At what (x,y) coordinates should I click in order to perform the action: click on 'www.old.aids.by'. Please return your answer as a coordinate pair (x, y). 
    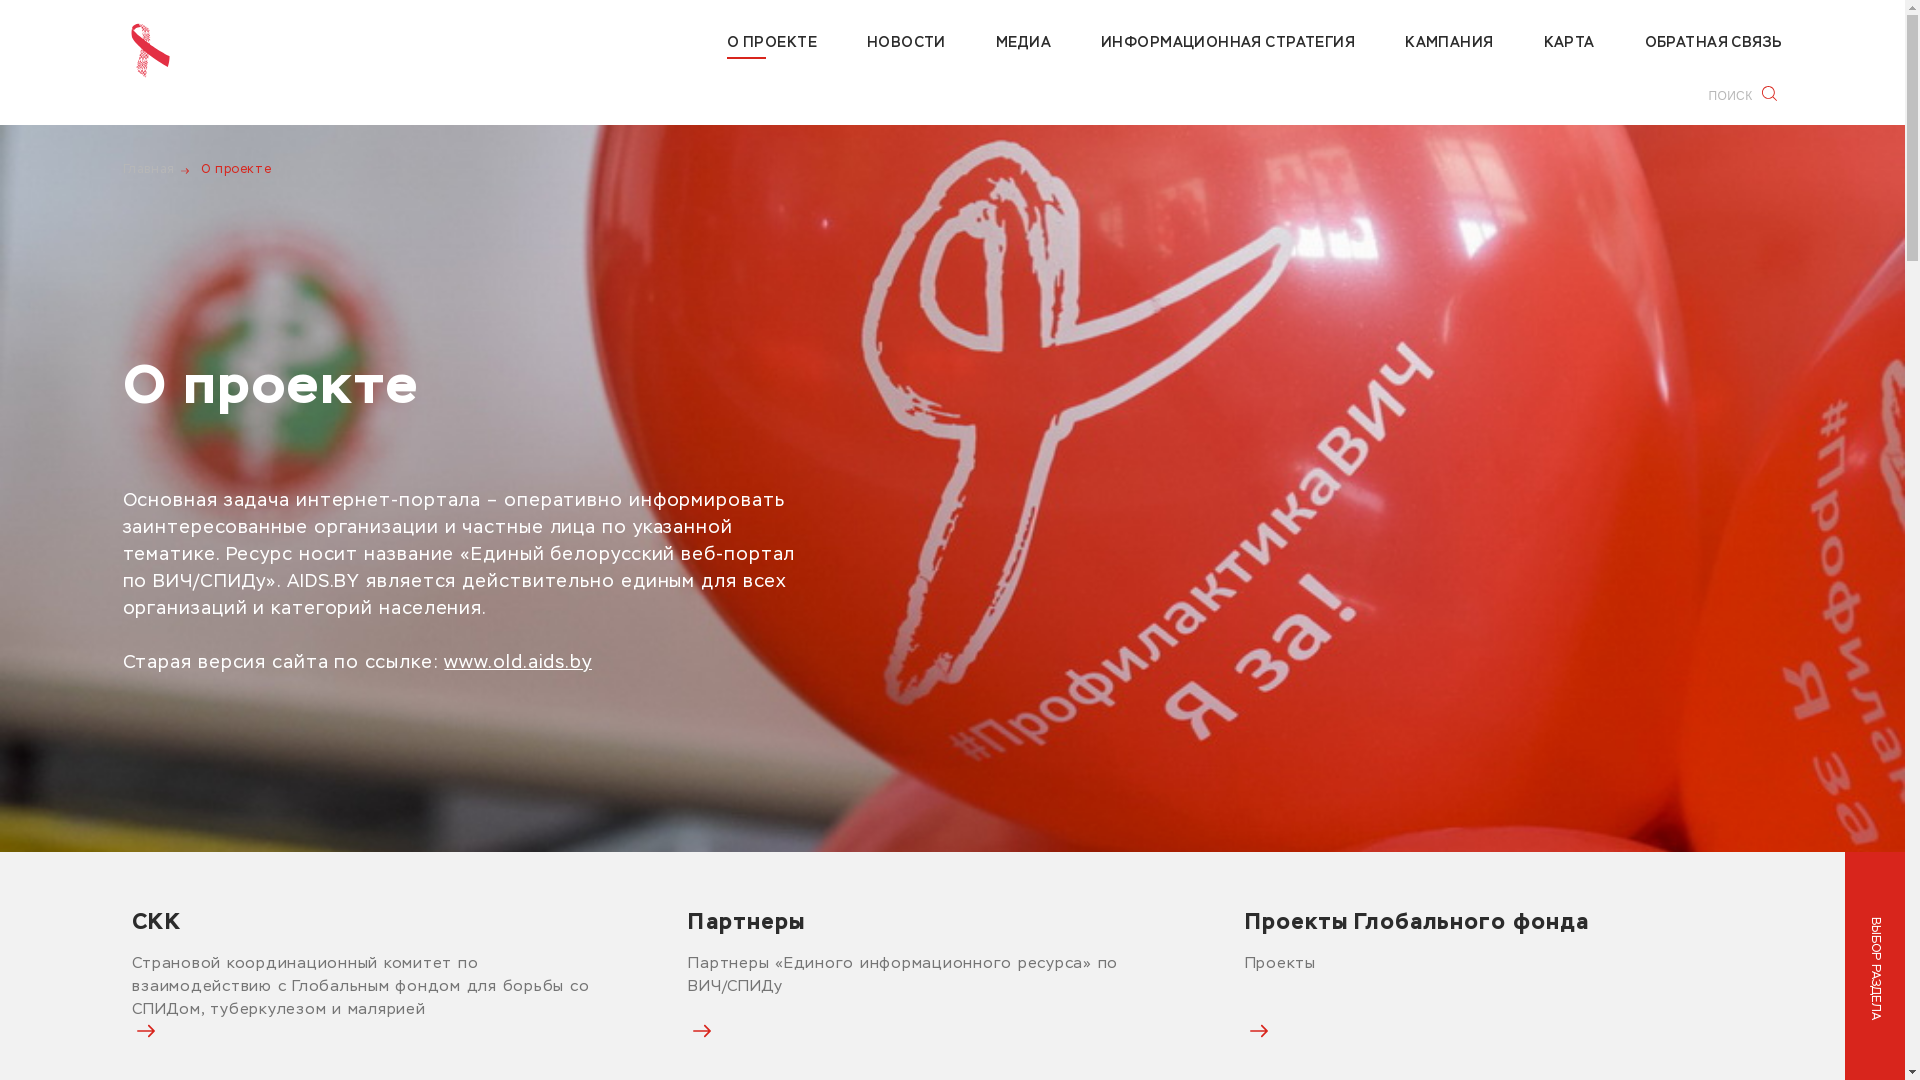
    Looking at the image, I should click on (518, 663).